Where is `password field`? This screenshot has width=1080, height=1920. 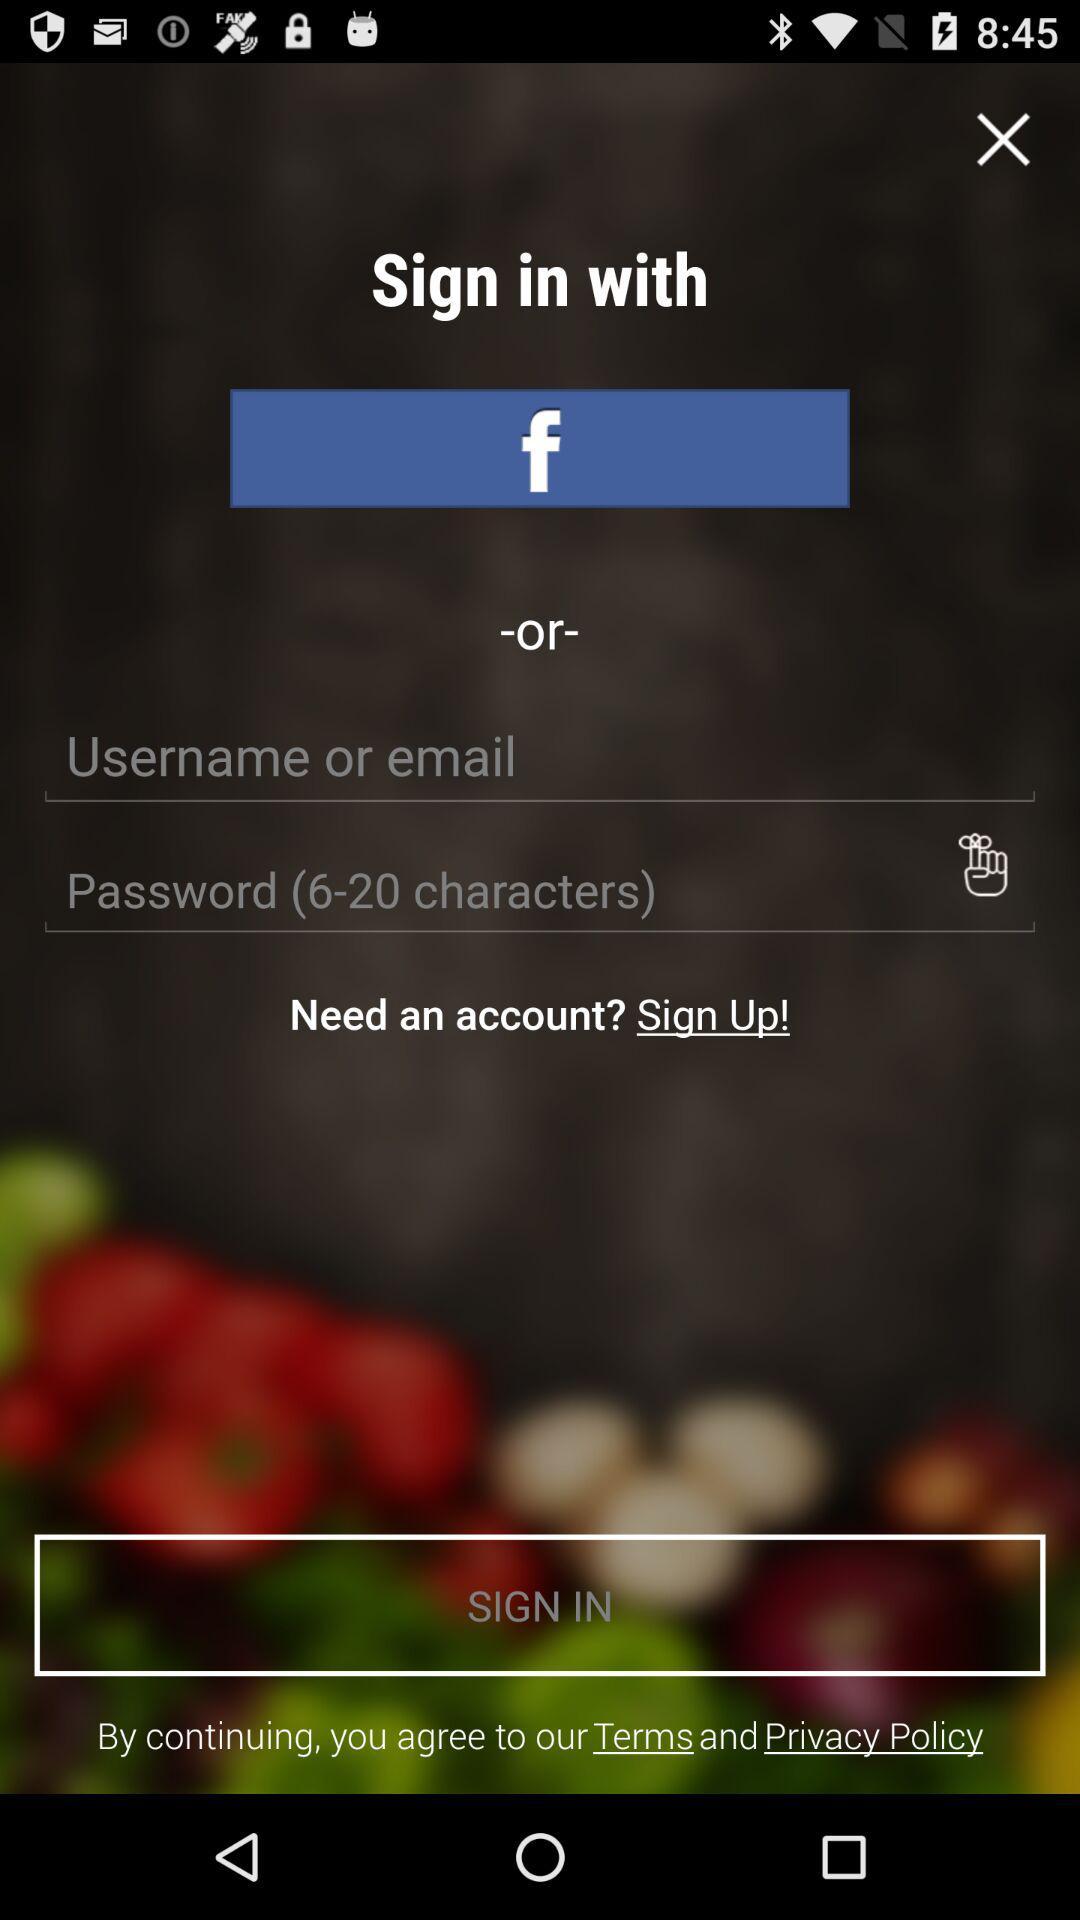 password field is located at coordinates (540, 889).